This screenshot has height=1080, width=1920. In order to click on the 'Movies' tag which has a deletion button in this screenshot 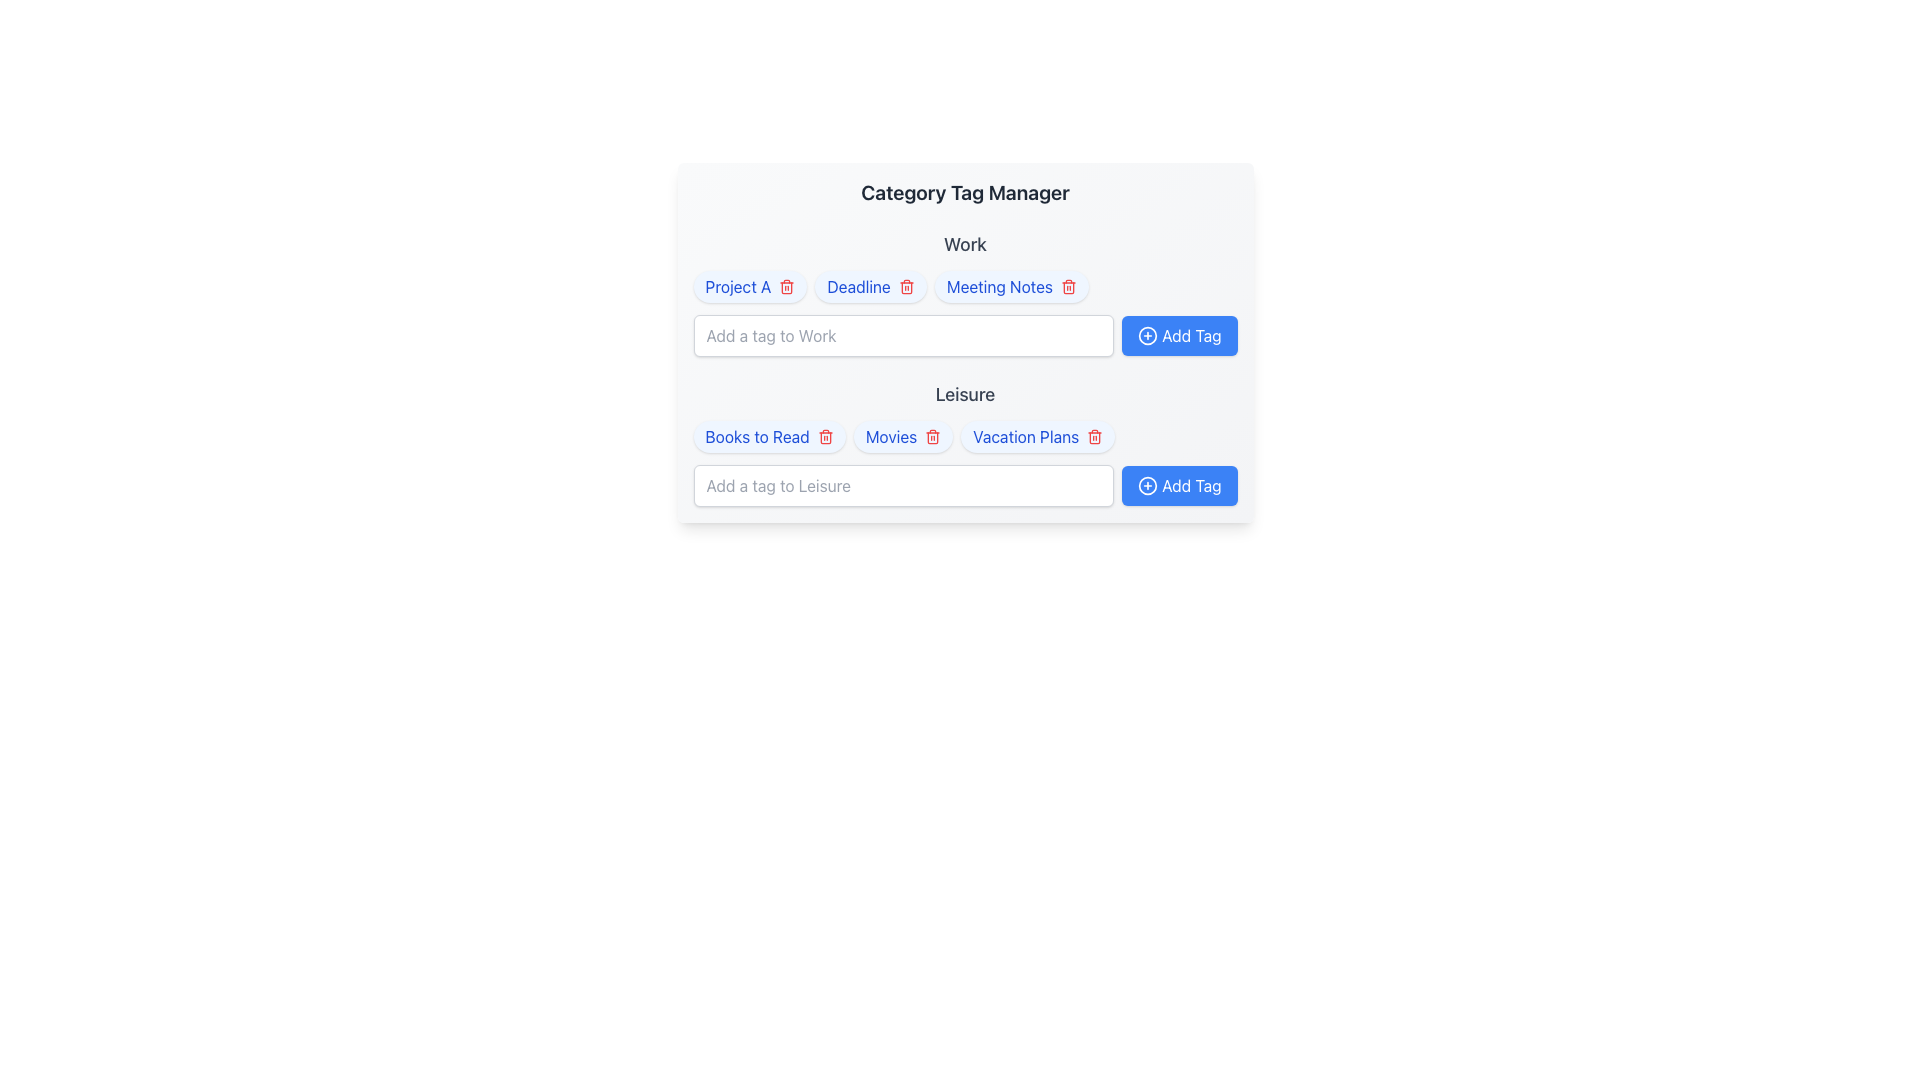, I will do `click(902, 435)`.